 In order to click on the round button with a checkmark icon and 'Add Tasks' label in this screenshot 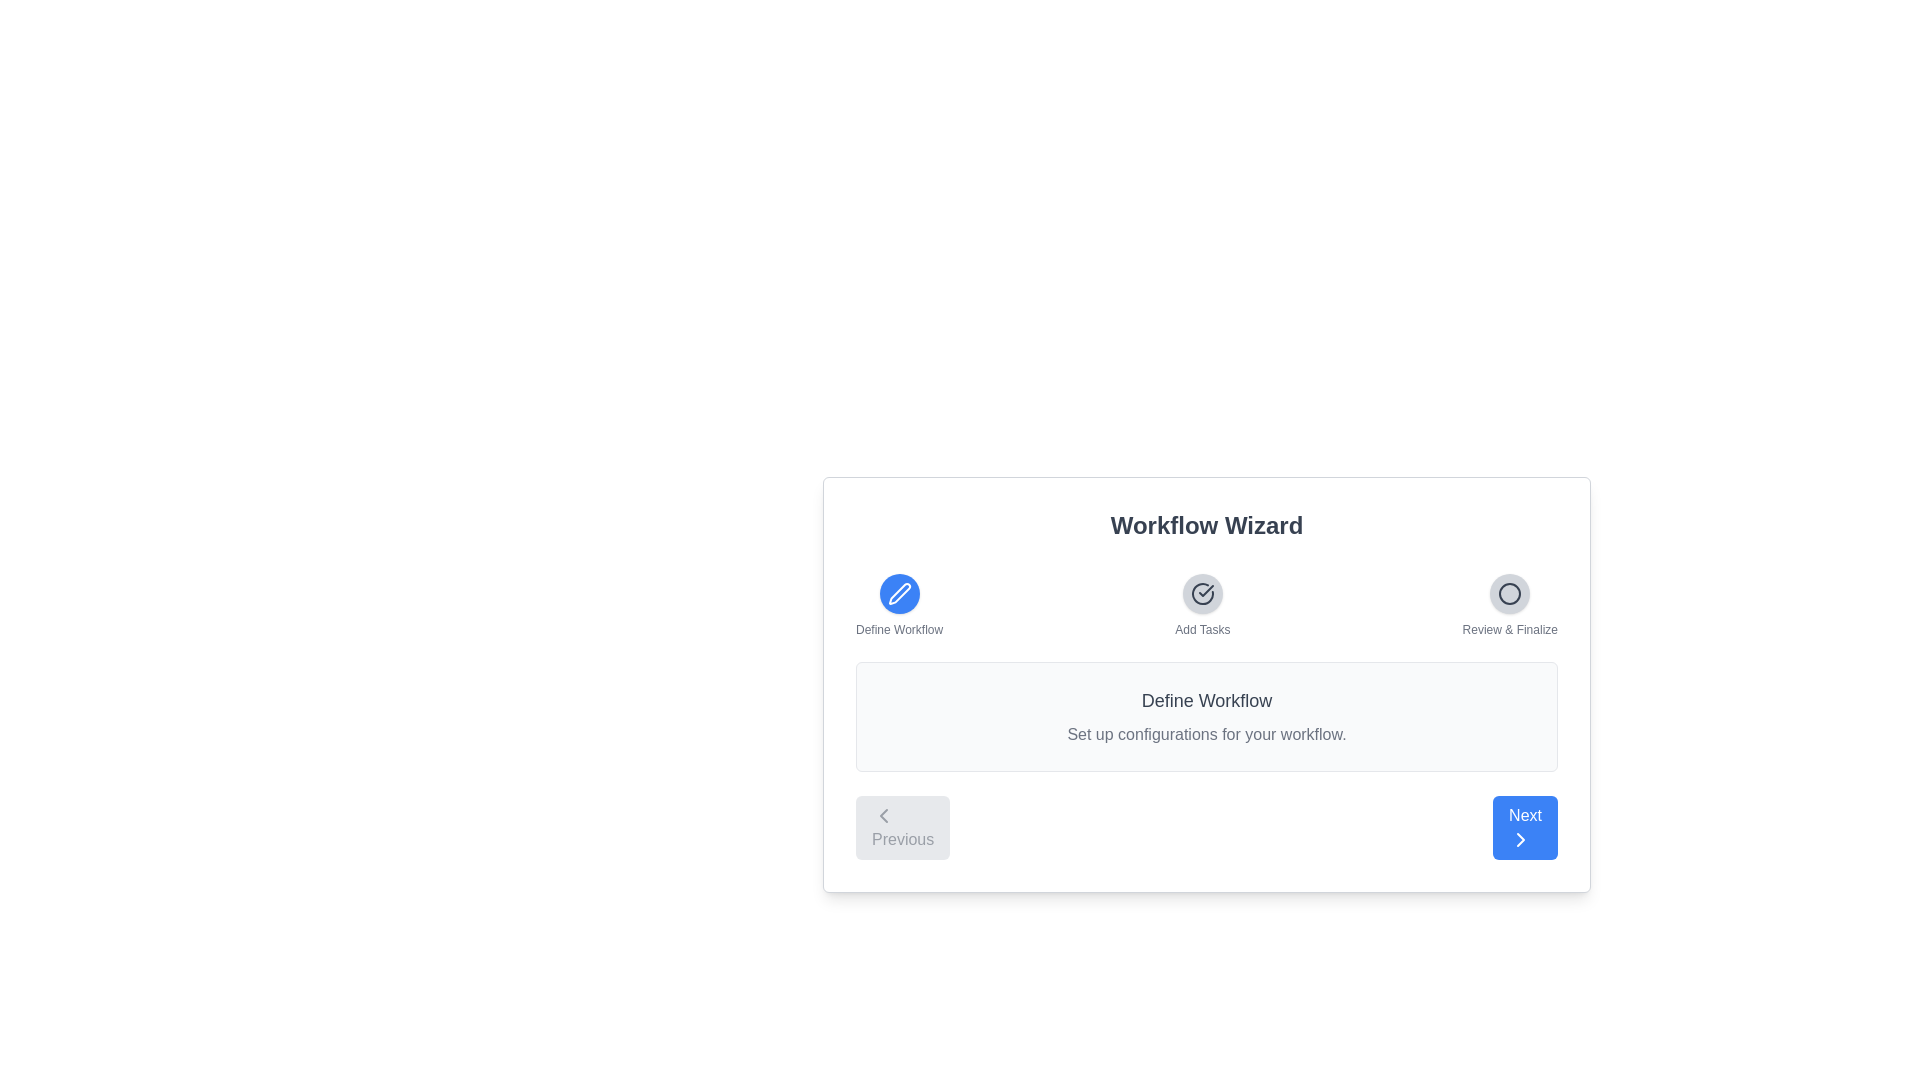, I will do `click(1201, 604)`.